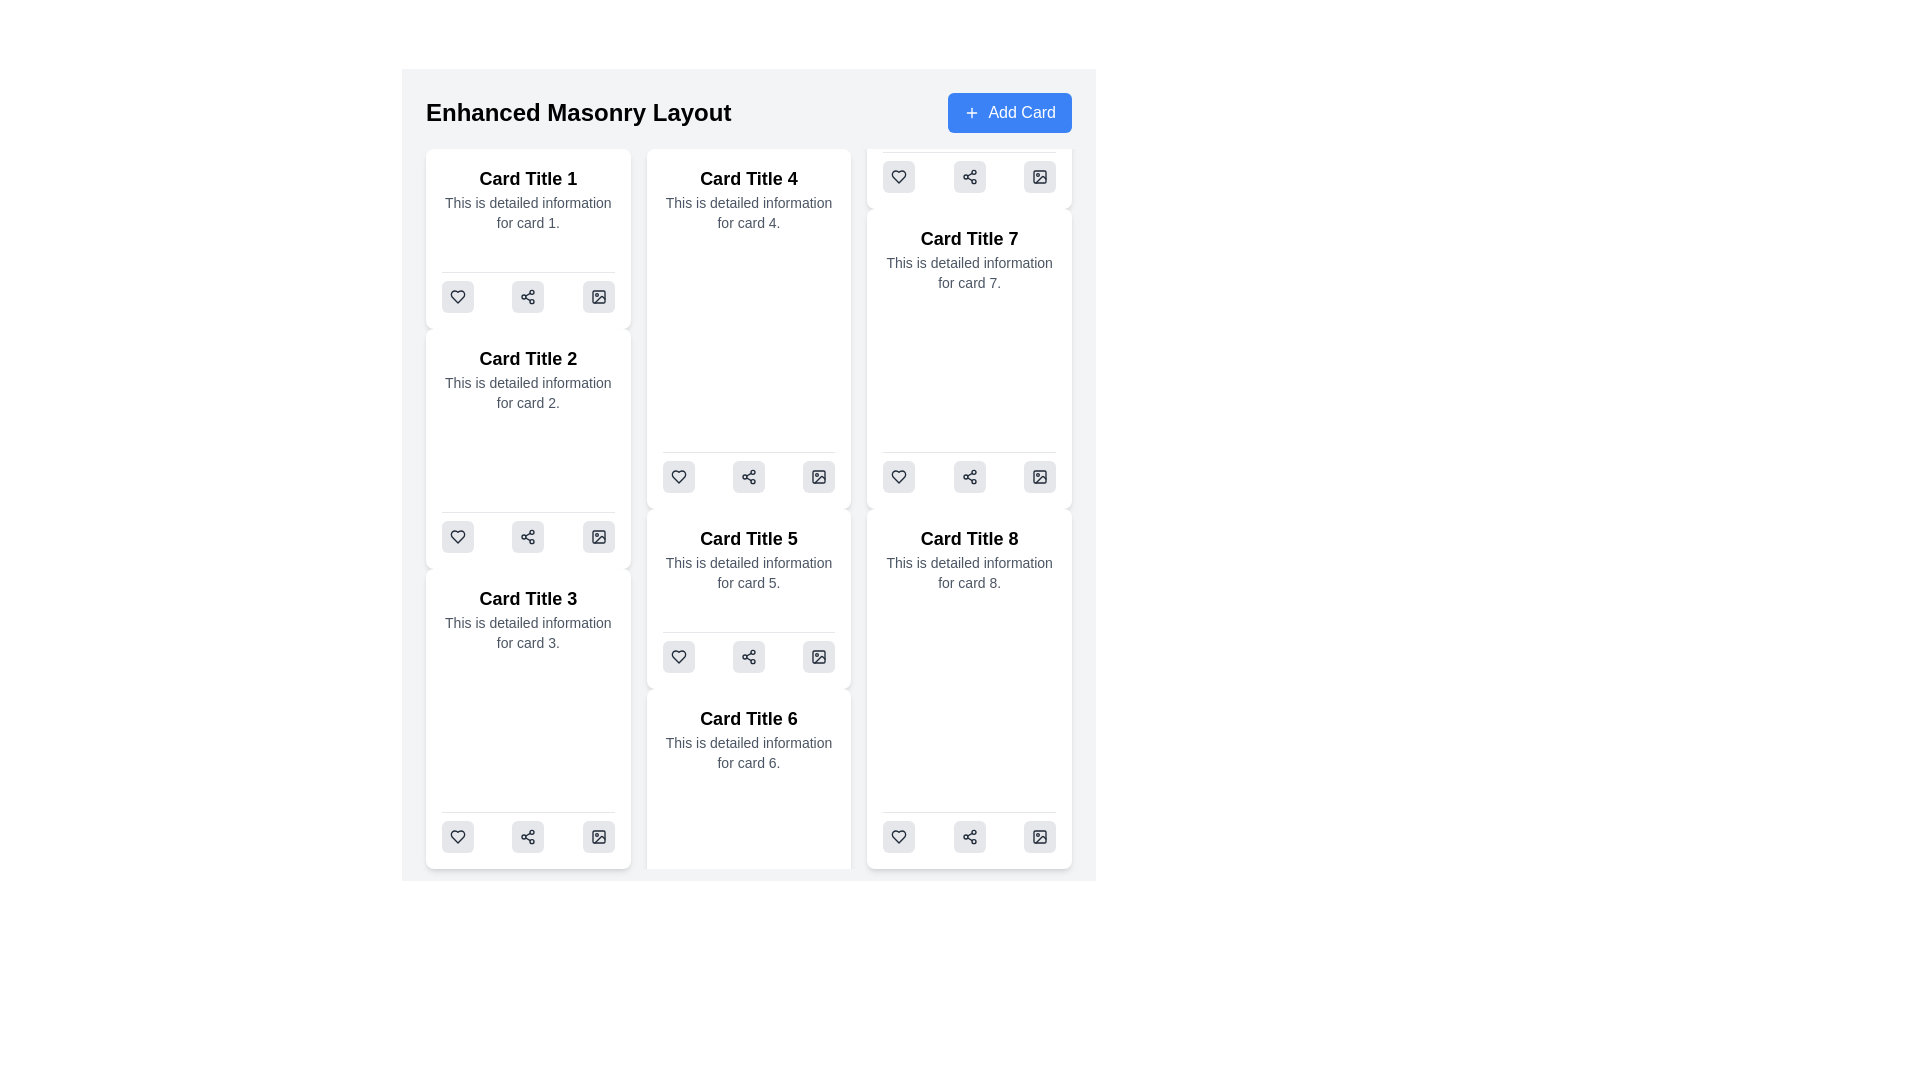 The height and width of the screenshot is (1080, 1920). Describe the element at coordinates (456, 837) in the screenshot. I see `the 'Like' or 'Favorite' button icon located in the lower-left corner of 'Card Title 3'` at that location.